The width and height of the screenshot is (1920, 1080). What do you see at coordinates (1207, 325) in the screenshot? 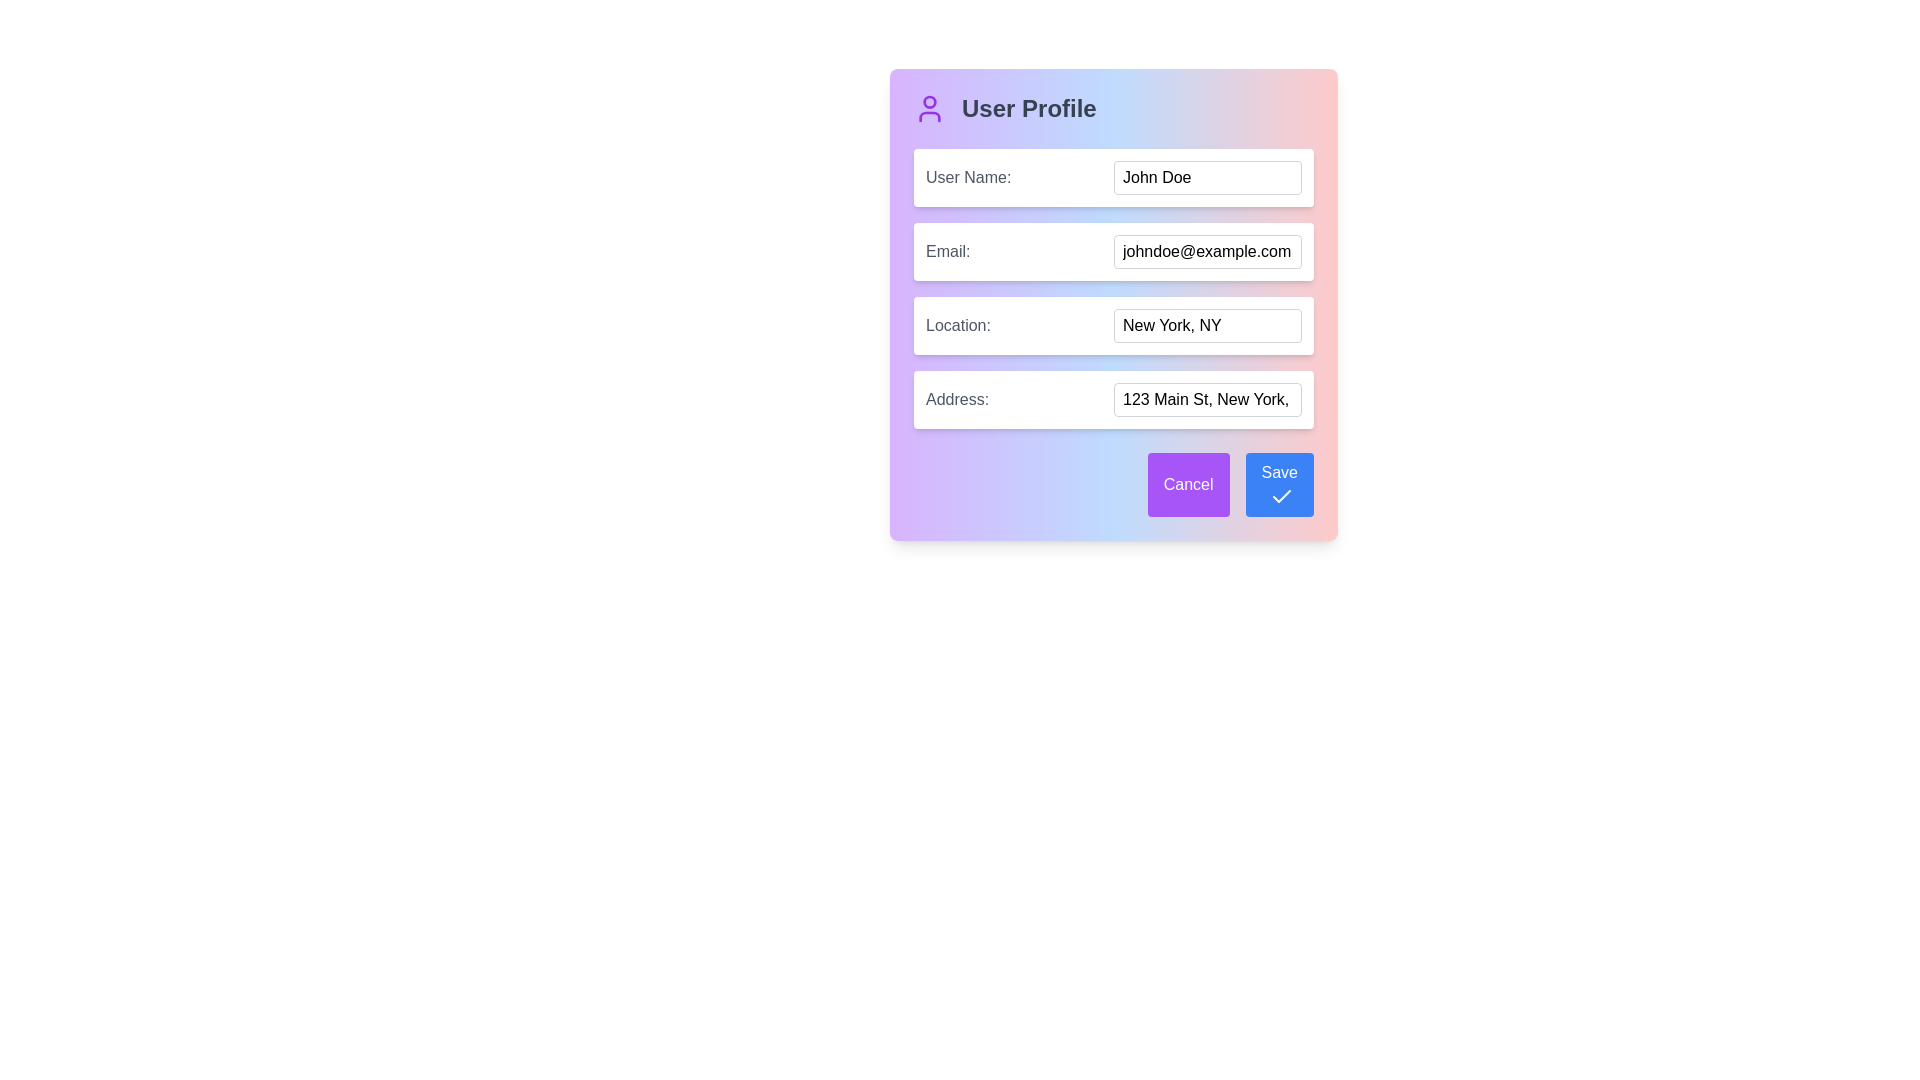
I see `the text input field for location details, which is positioned to the right of the label 'Location:' and currently contains 'New York, NY'` at bounding box center [1207, 325].